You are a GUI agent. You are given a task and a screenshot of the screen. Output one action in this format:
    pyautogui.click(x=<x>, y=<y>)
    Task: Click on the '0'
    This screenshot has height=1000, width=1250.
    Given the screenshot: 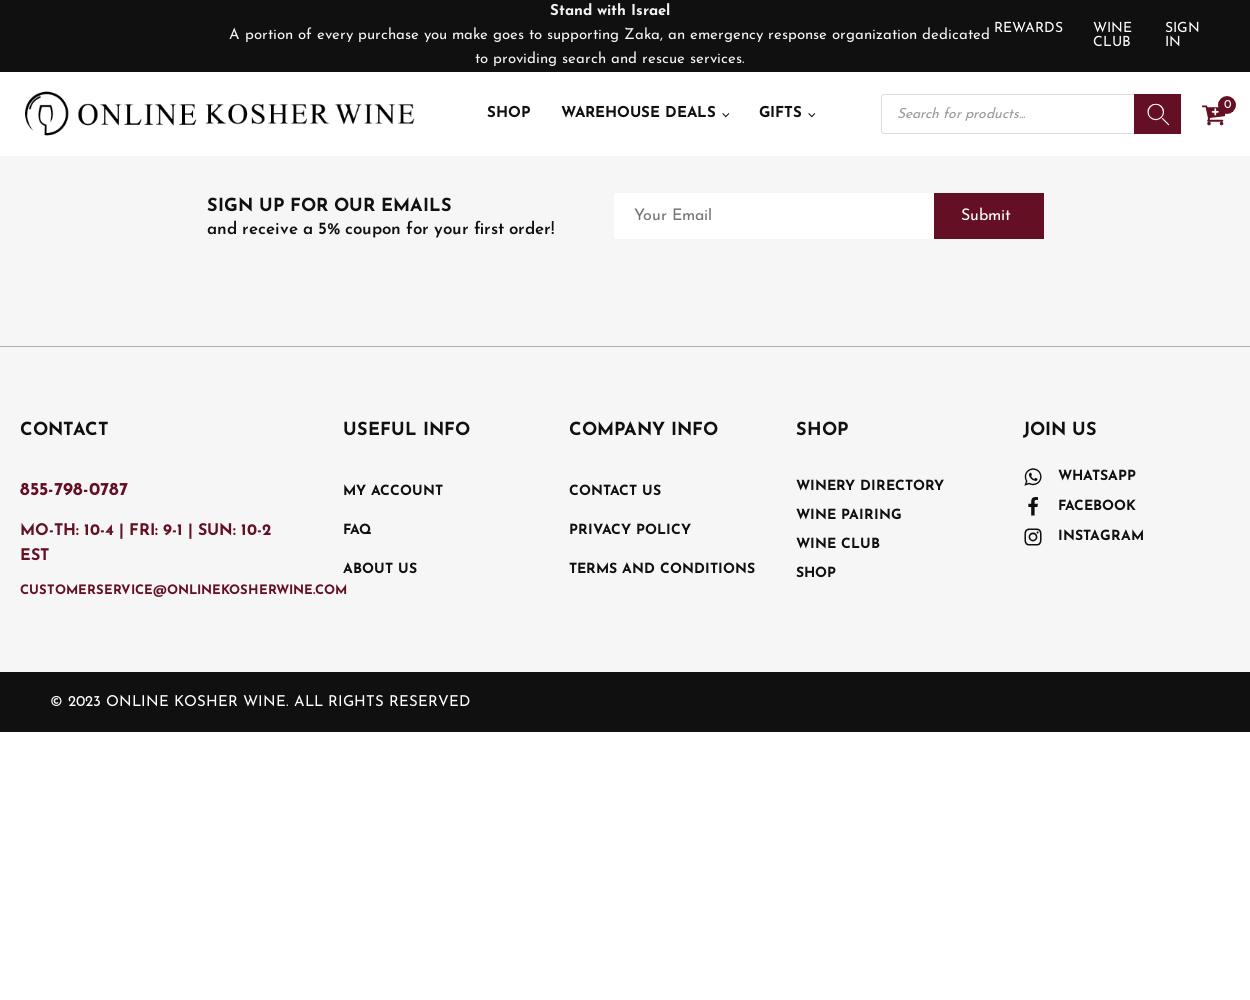 What is the action you would take?
    pyautogui.click(x=1225, y=103)
    